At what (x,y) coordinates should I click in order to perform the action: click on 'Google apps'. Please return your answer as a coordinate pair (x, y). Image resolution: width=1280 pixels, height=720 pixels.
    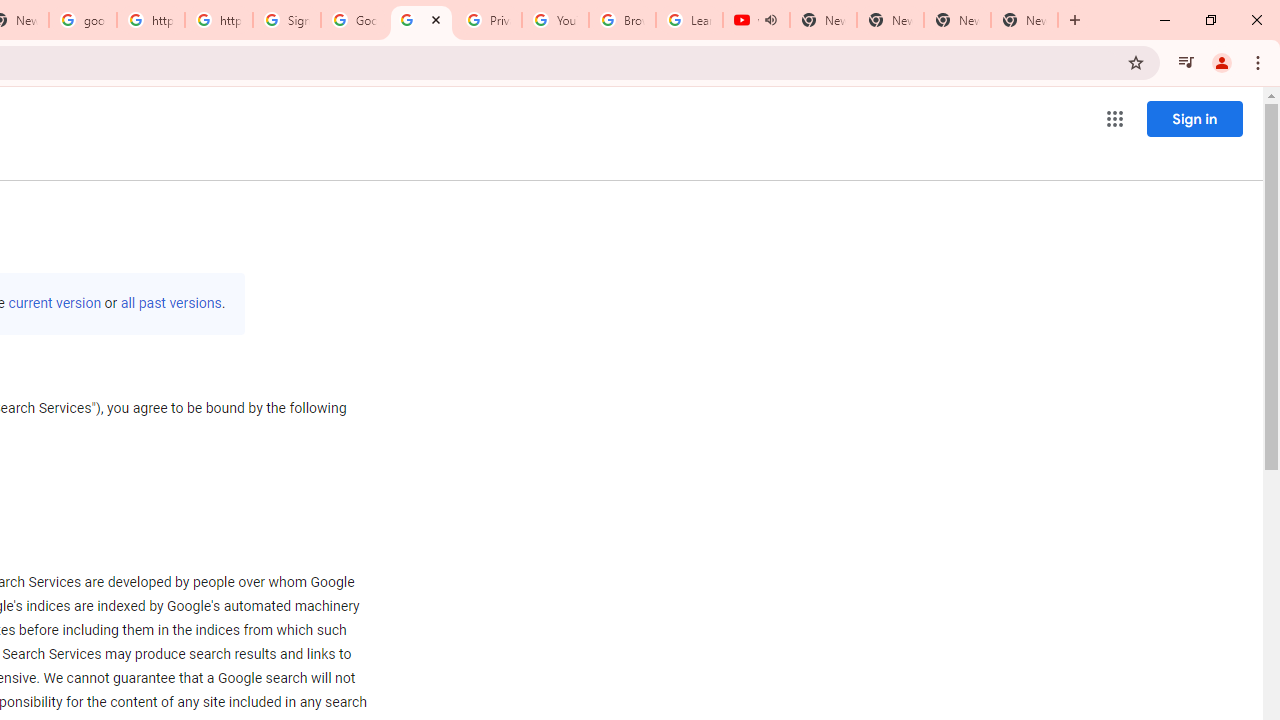
    Looking at the image, I should click on (1113, 119).